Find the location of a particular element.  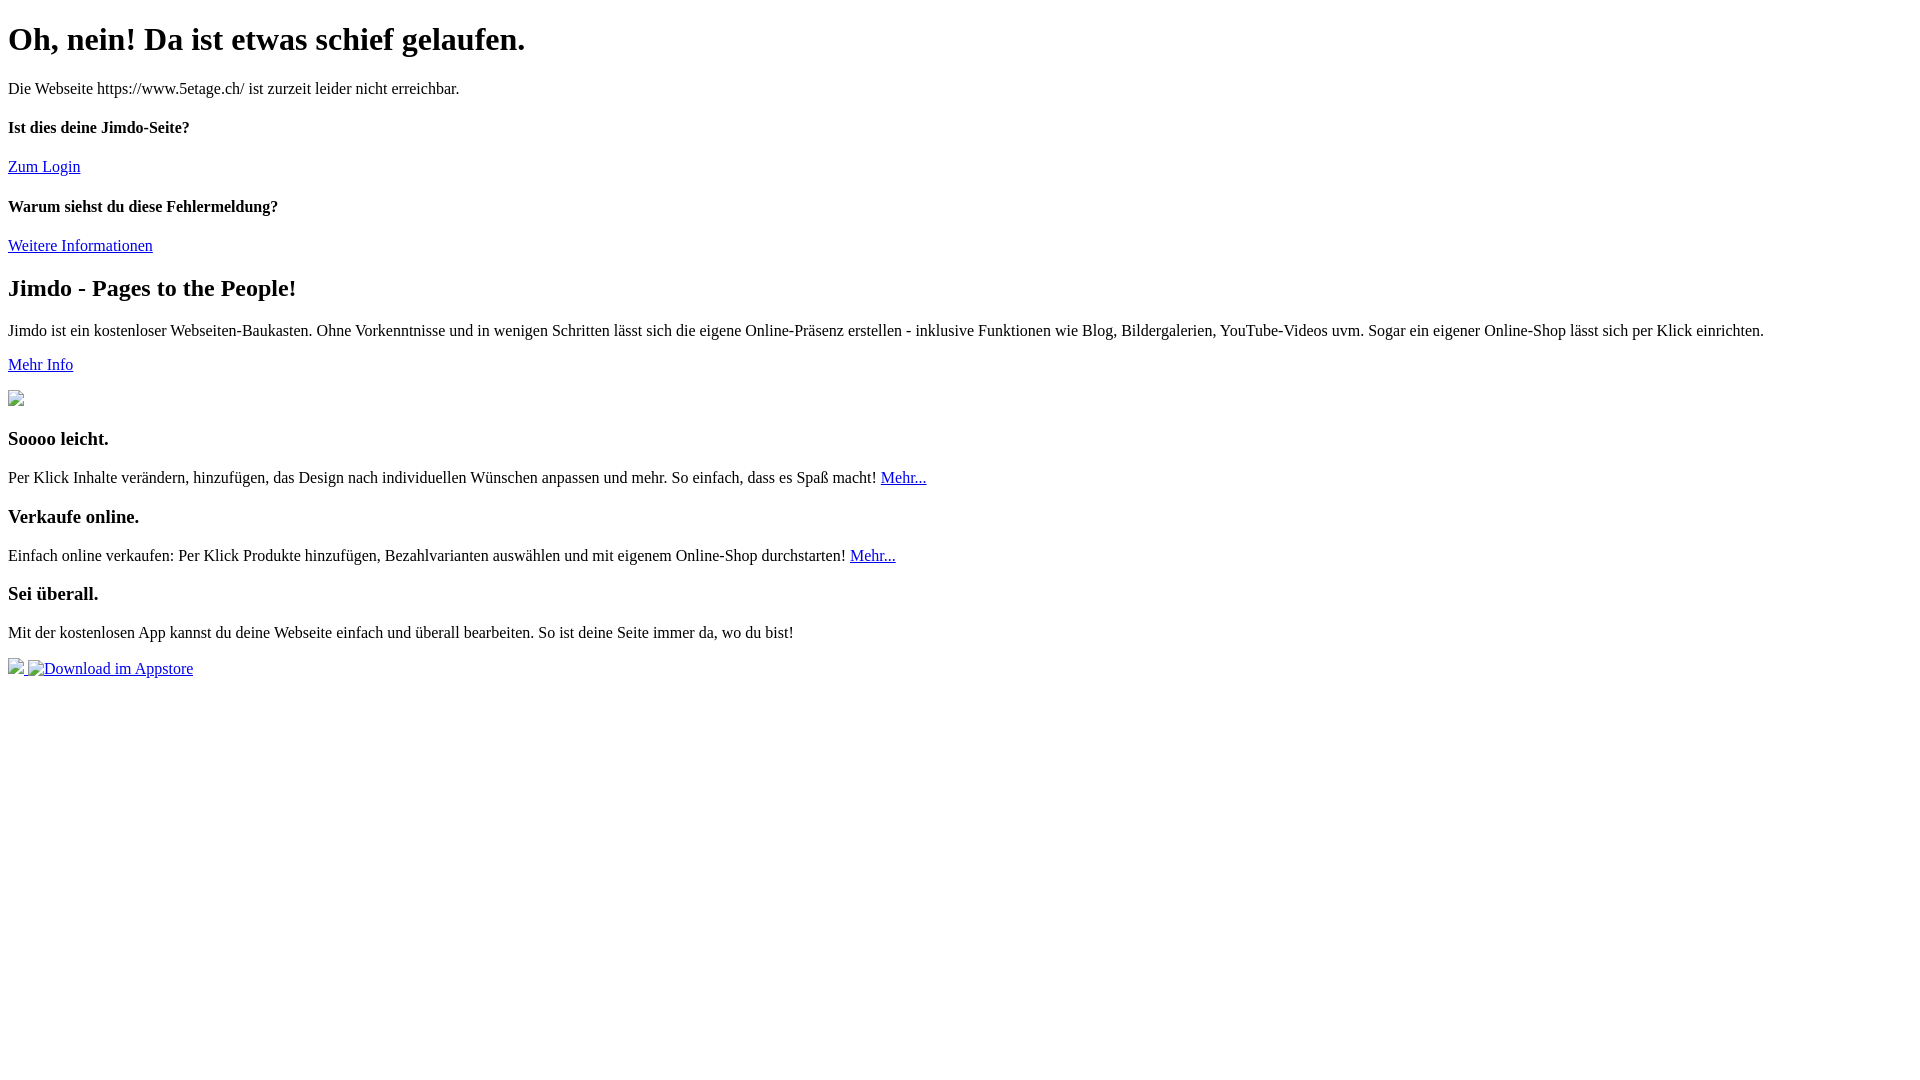

'Zum Login' is located at coordinates (8, 165).